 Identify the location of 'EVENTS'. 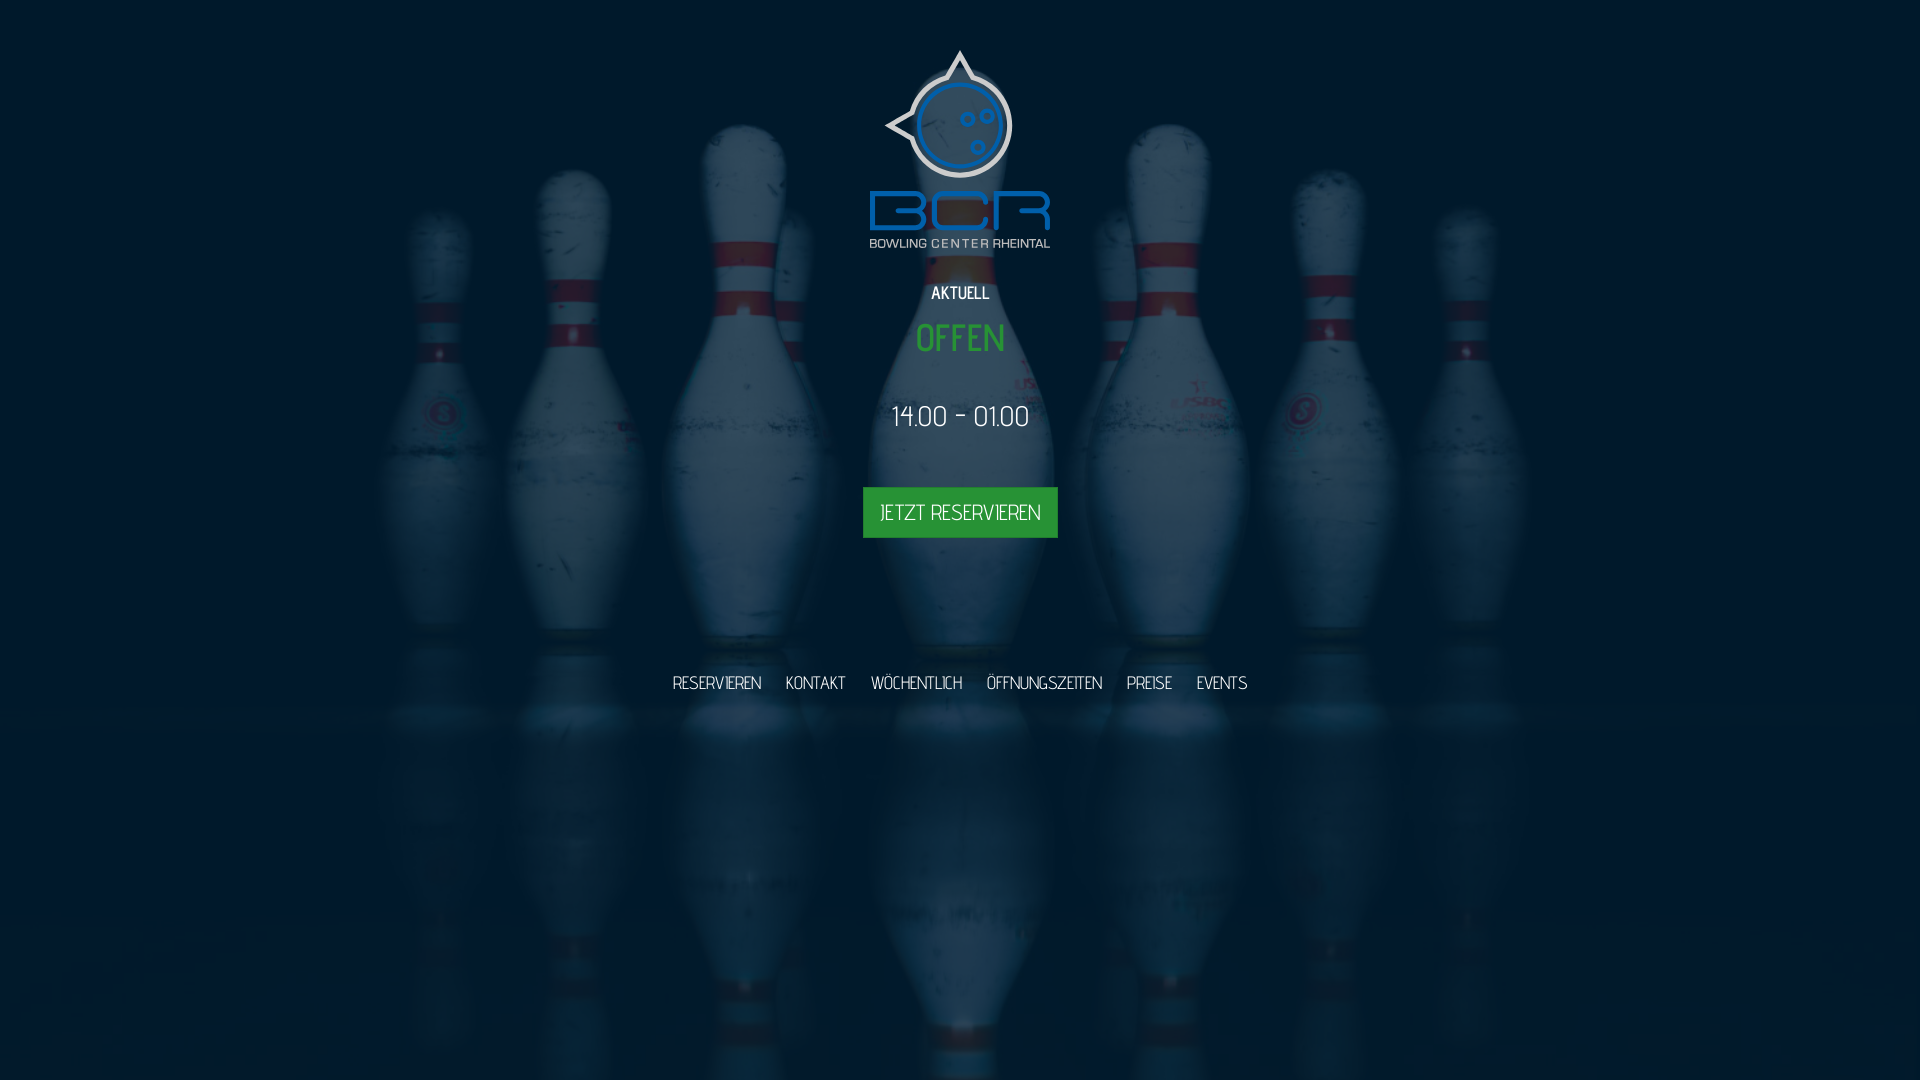
(1220, 681).